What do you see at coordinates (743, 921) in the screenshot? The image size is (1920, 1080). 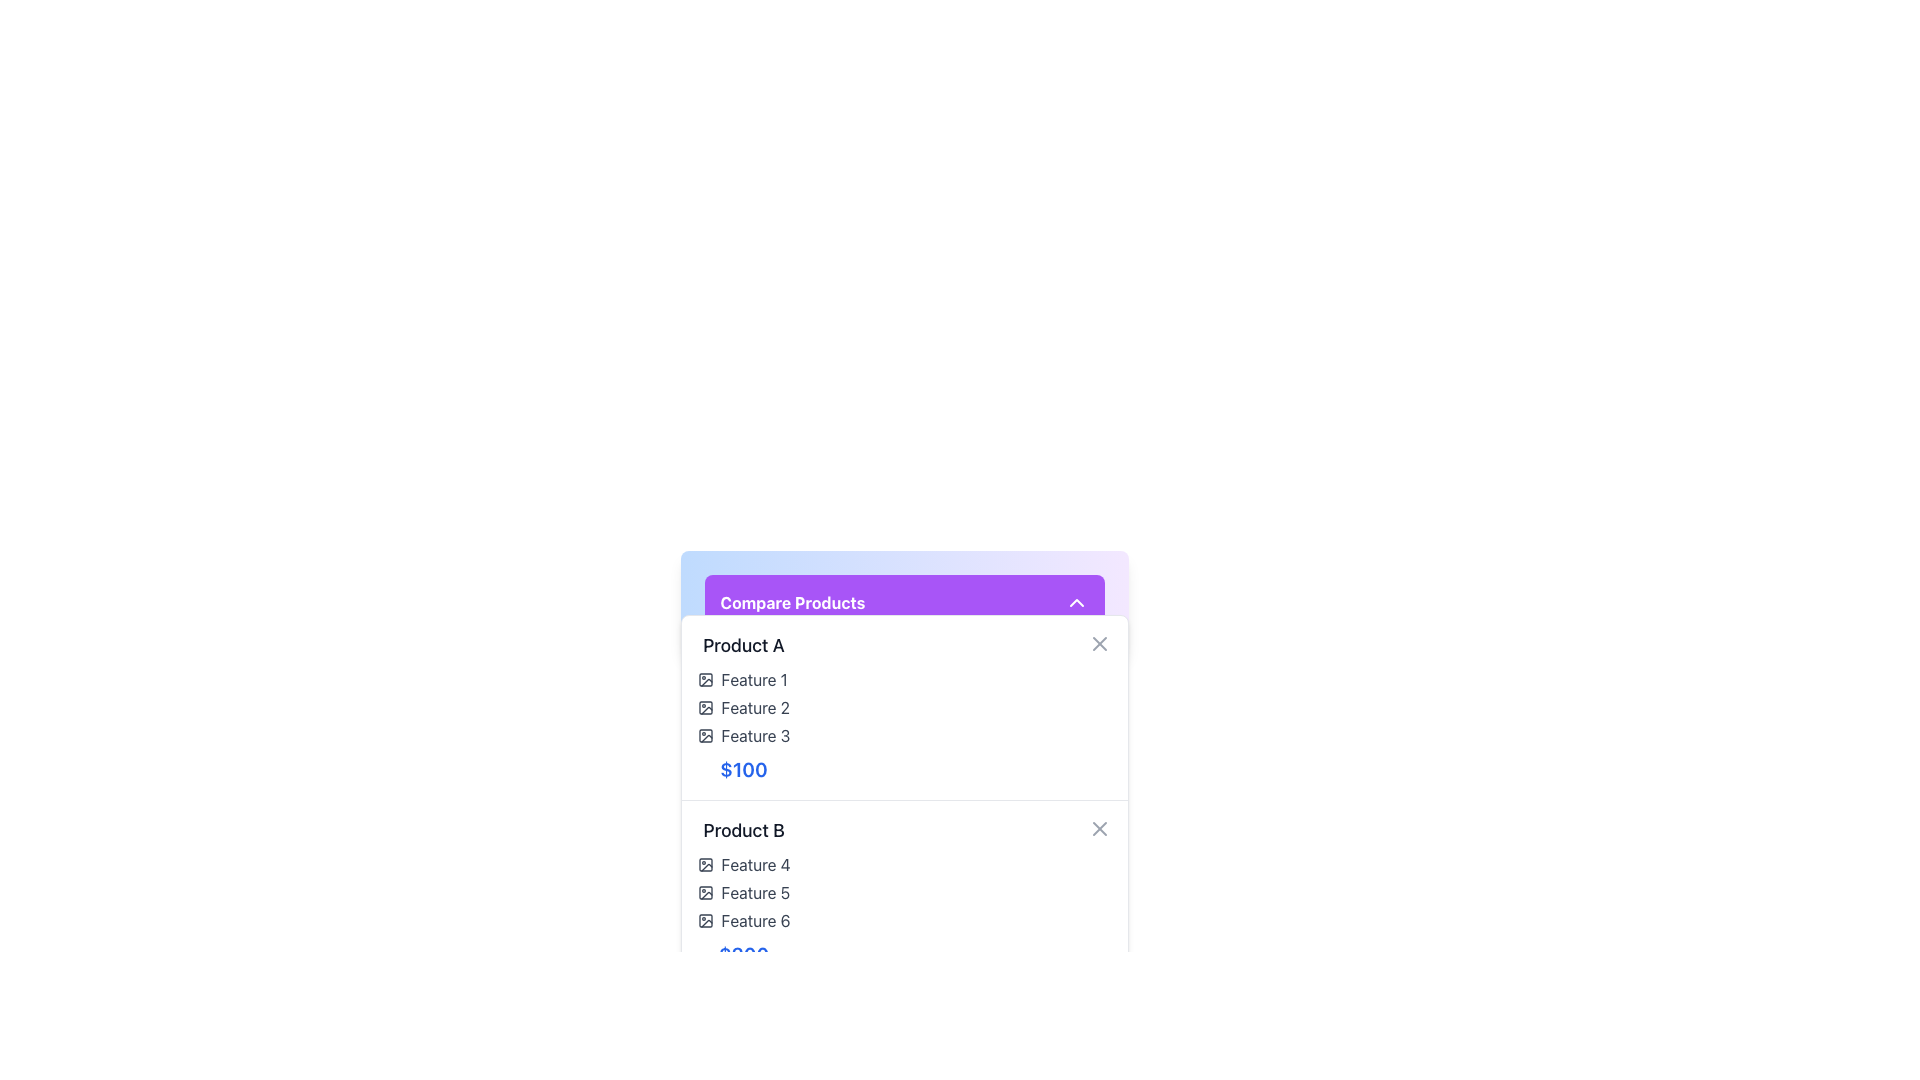 I see `descriptive feature label for 'Product B', located in the second section of the list as the last listed feature after 'Feature 4' and 'Feature 5'` at bounding box center [743, 921].